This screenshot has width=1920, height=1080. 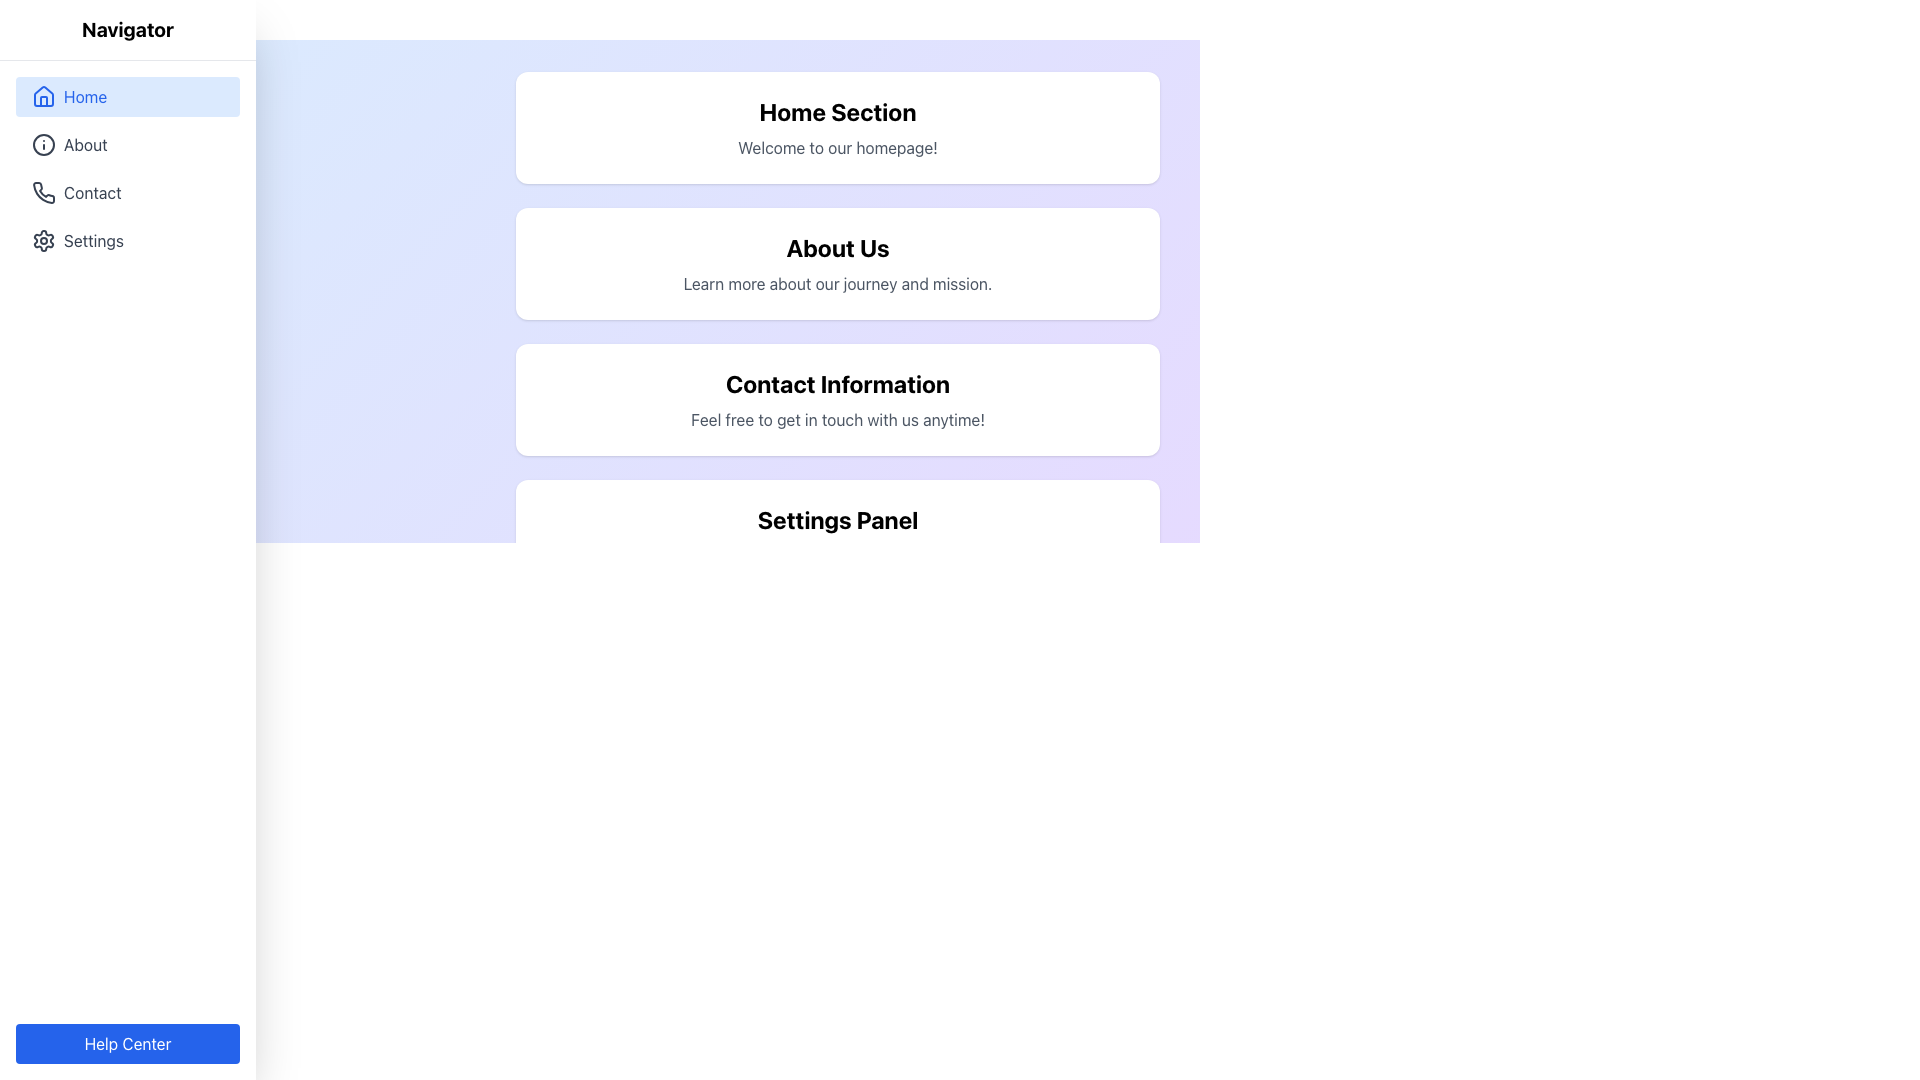 What do you see at coordinates (838, 146) in the screenshot?
I see `welcoming message located in the 'Home Section' directly below the title 'Home Section'` at bounding box center [838, 146].